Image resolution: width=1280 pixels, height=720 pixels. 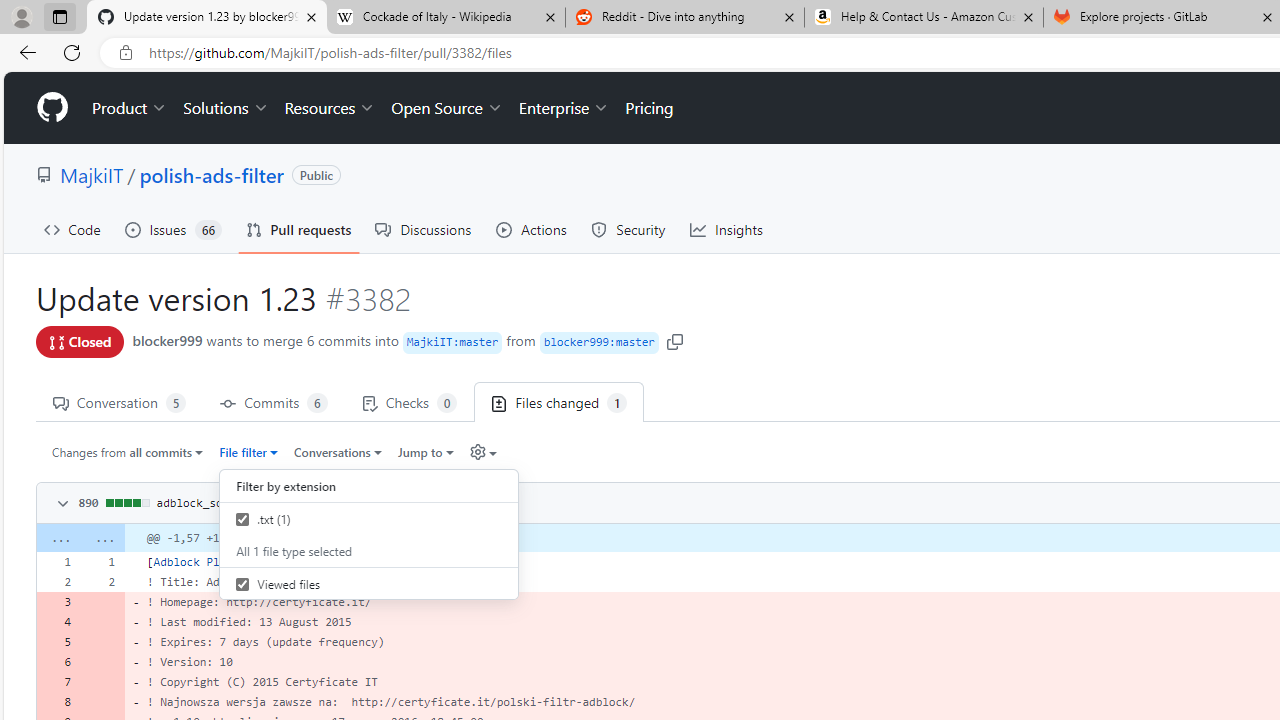 What do you see at coordinates (58, 701) in the screenshot?
I see `'8'` at bounding box center [58, 701].